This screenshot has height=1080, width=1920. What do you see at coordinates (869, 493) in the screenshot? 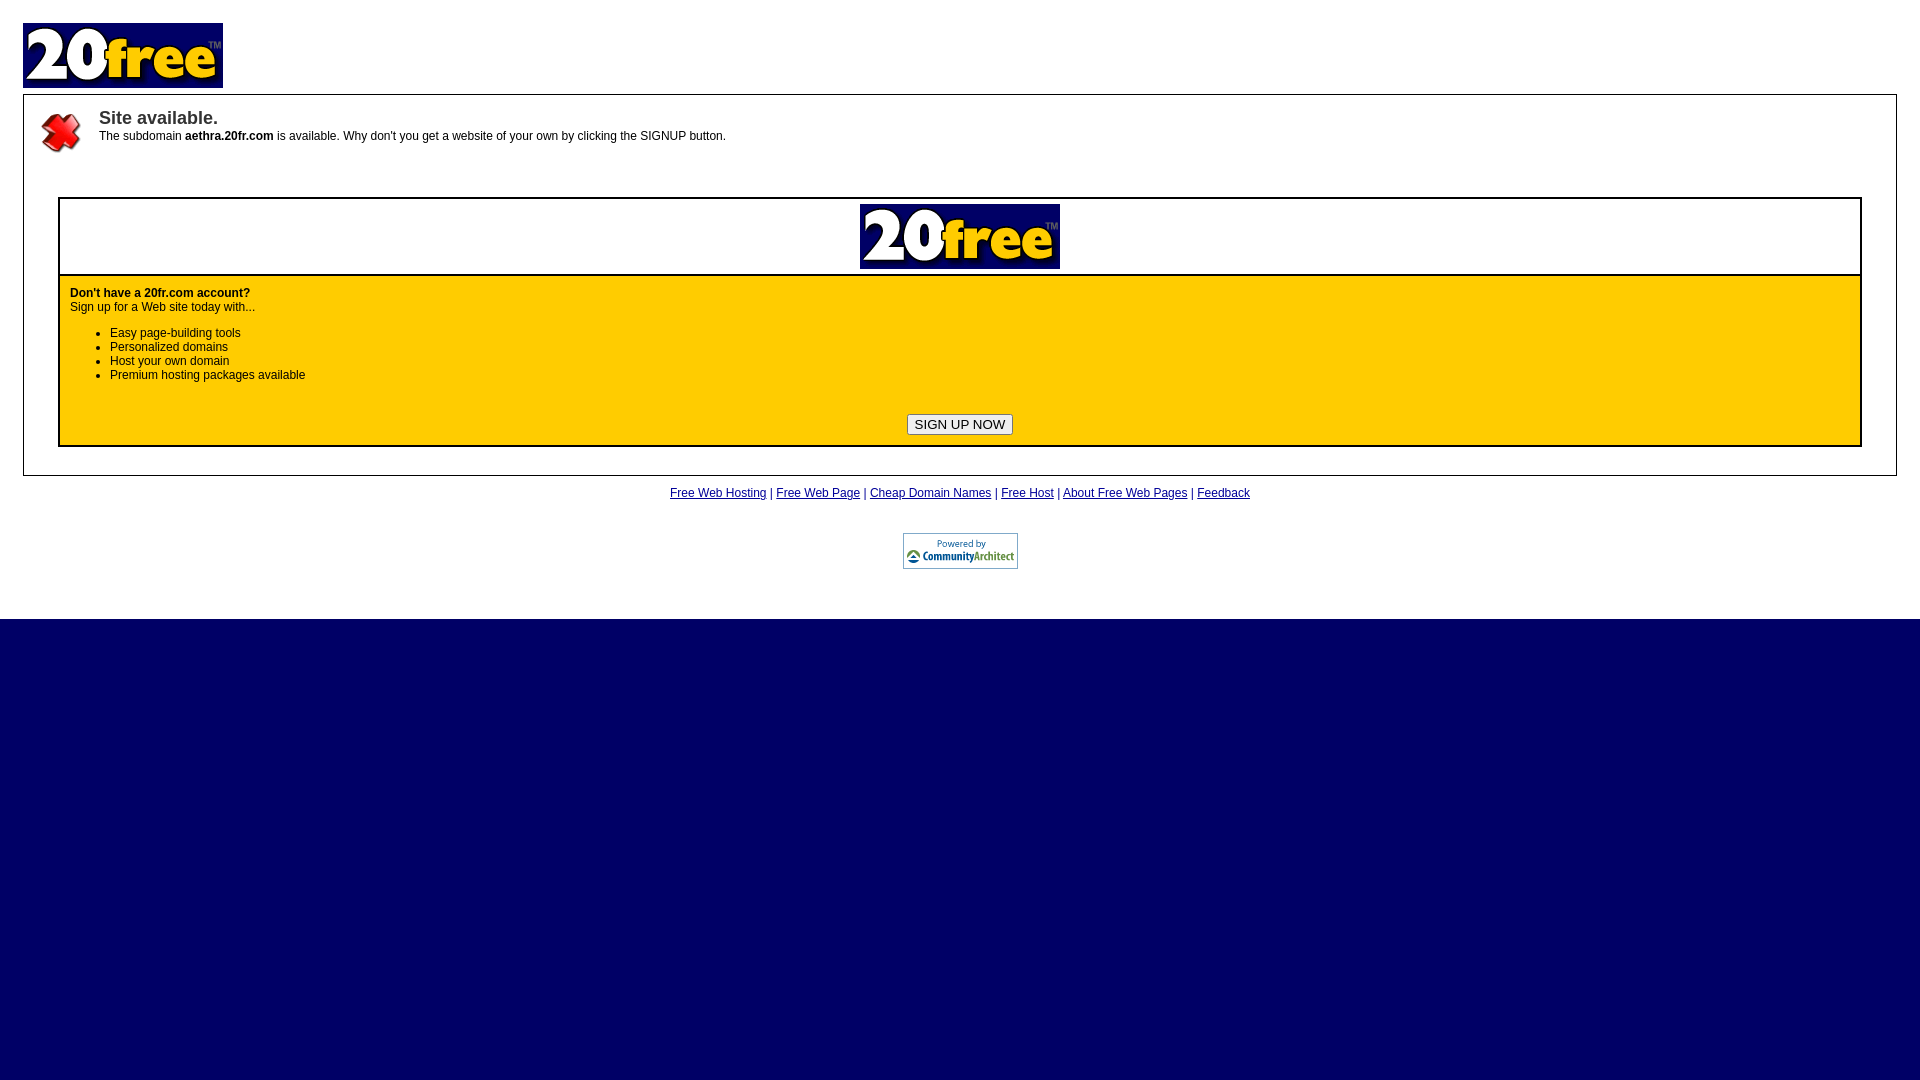
I see `'Cheap Domain Names'` at bounding box center [869, 493].